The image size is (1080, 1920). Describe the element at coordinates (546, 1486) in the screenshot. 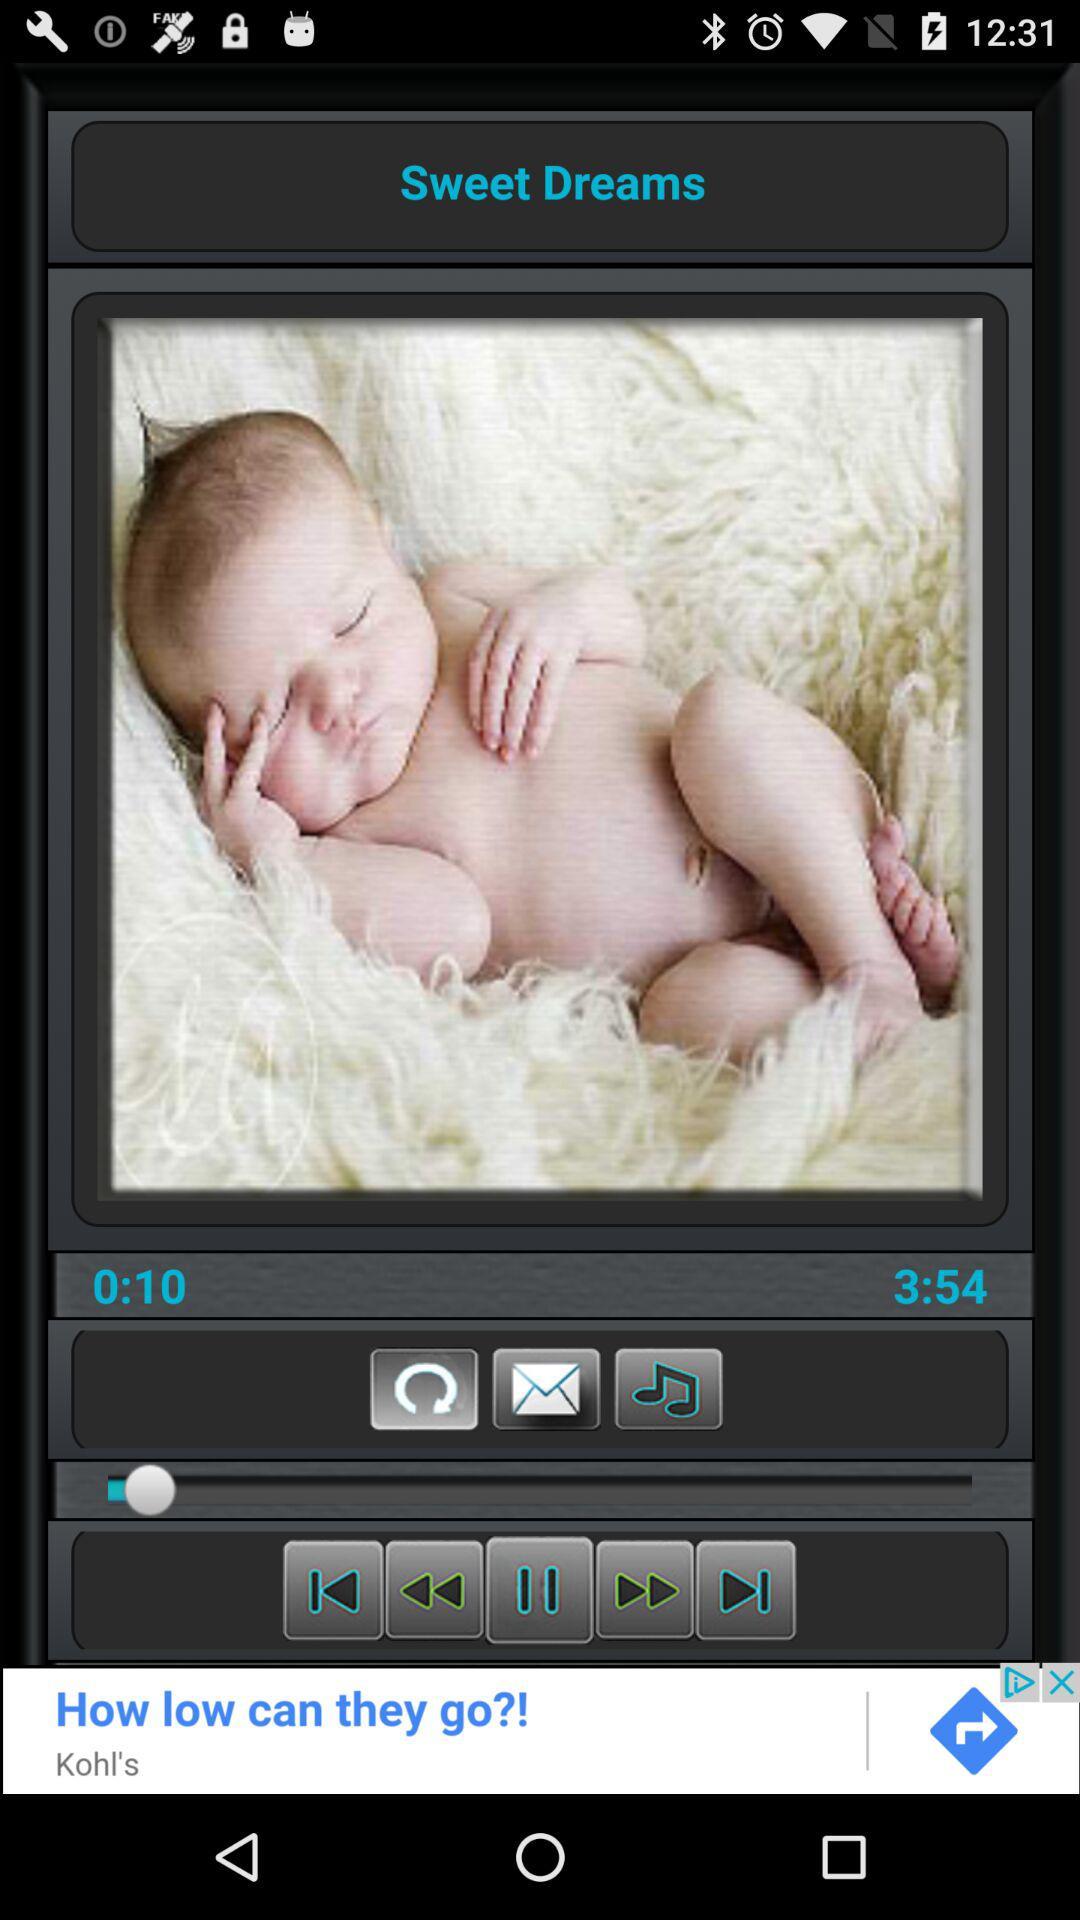

I see `the email icon` at that location.